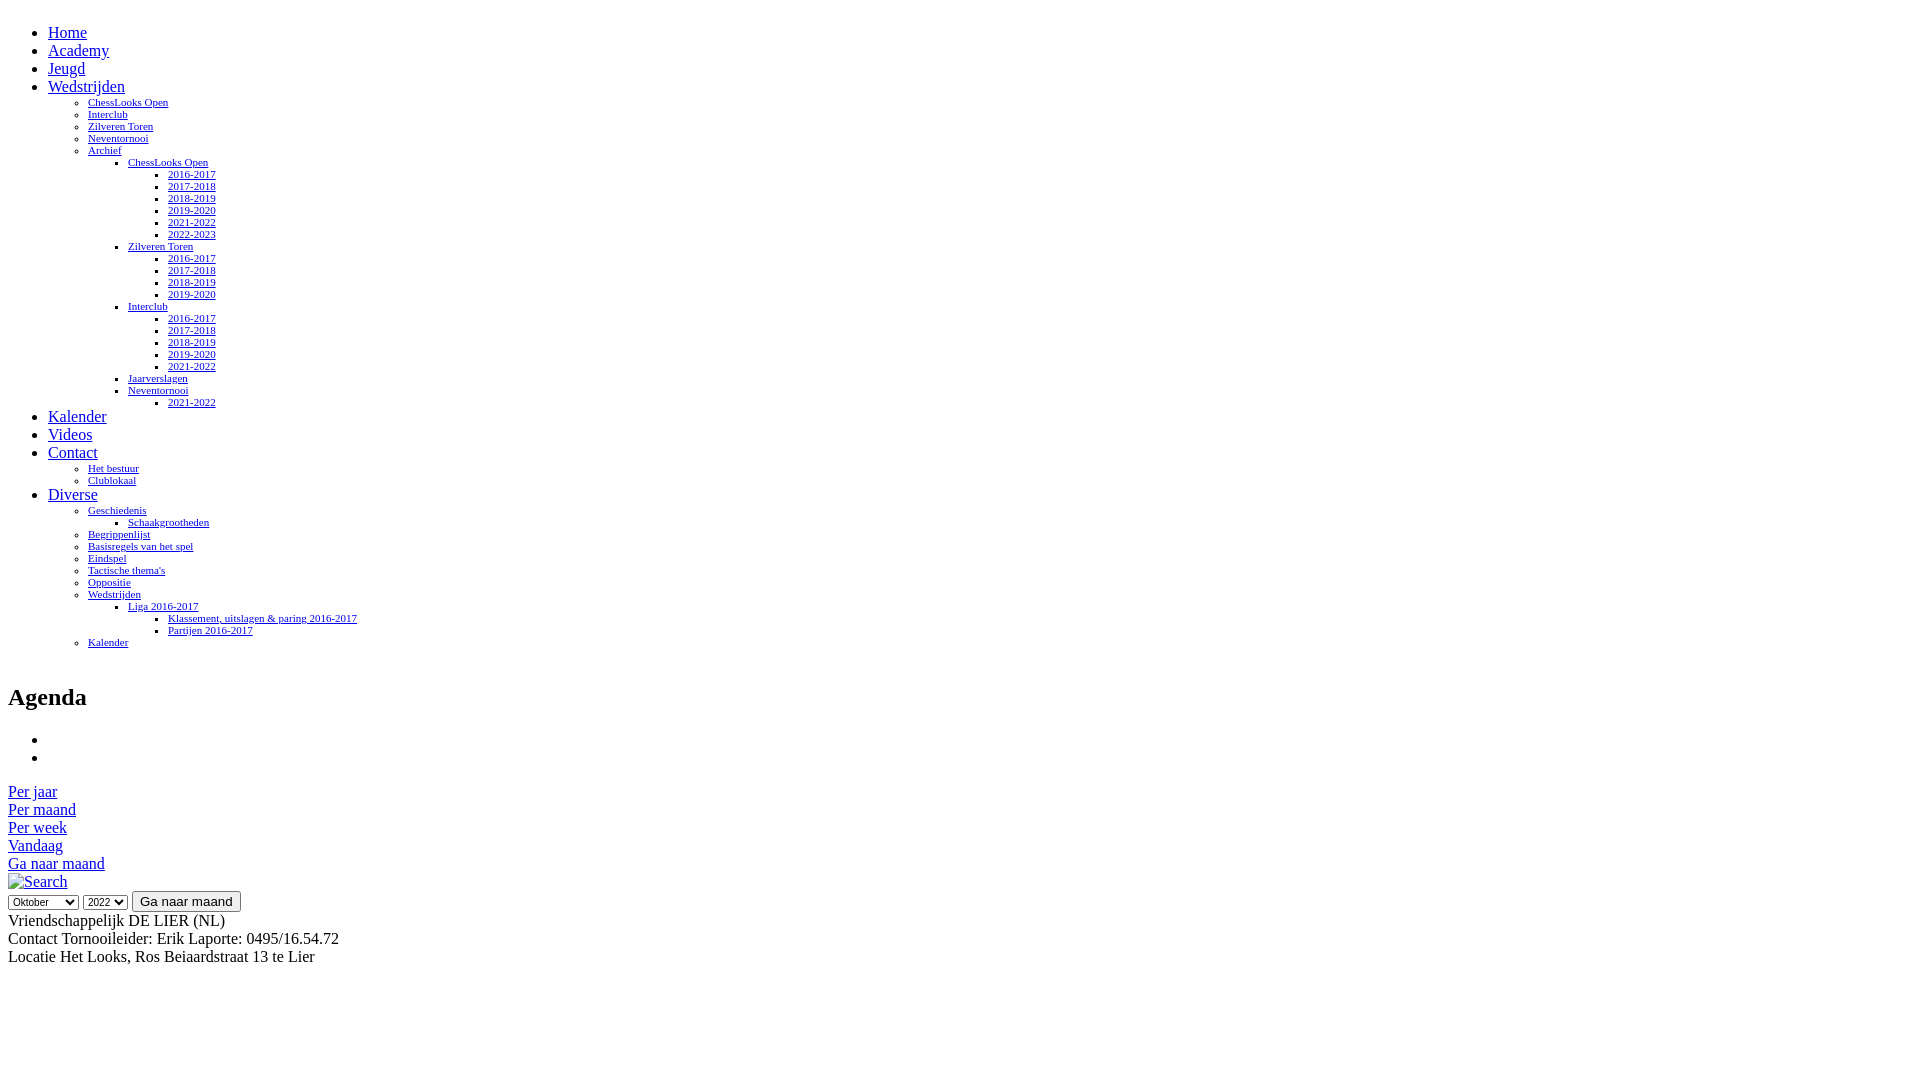 This screenshot has width=1920, height=1080. What do you see at coordinates (157, 389) in the screenshot?
I see `'Neventornooi'` at bounding box center [157, 389].